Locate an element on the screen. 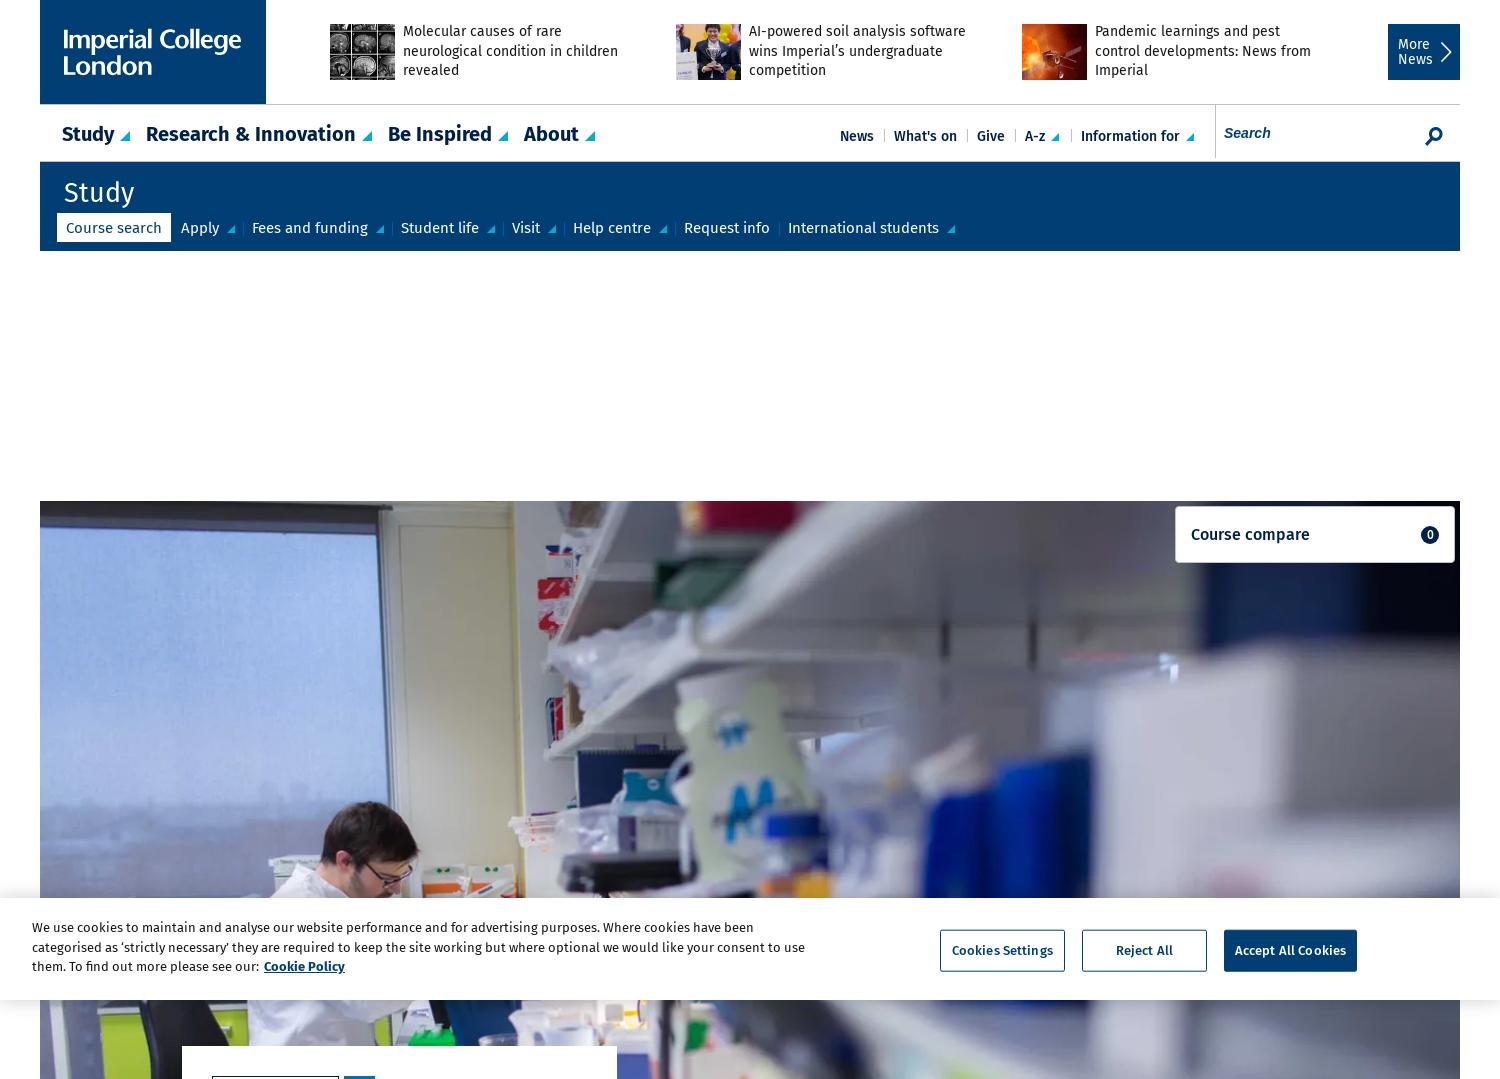  'Request info' is located at coordinates (726, 226).